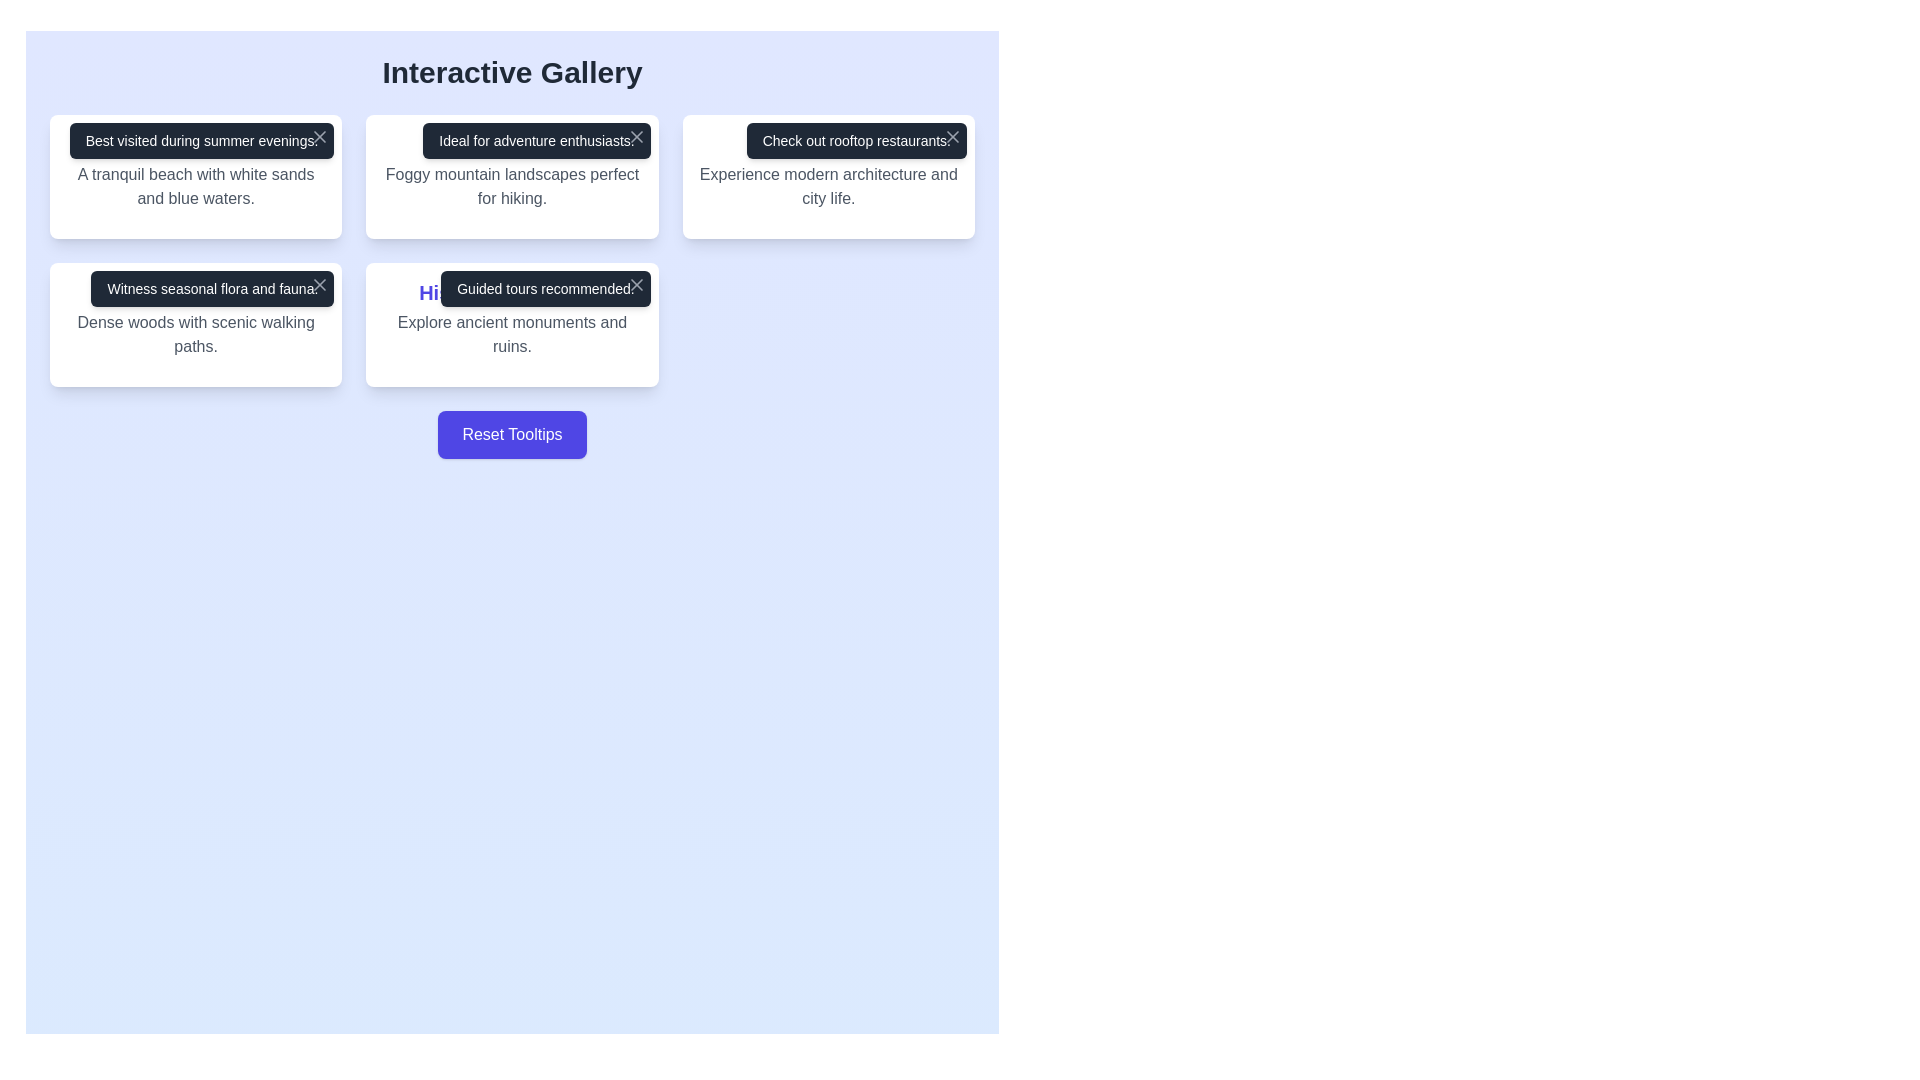  Describe the element at coordinates (196, 186) in the screenshot. I see `text content of the Text label located within the card component titled 'Serenity Beach', positioned below the title` at that location.